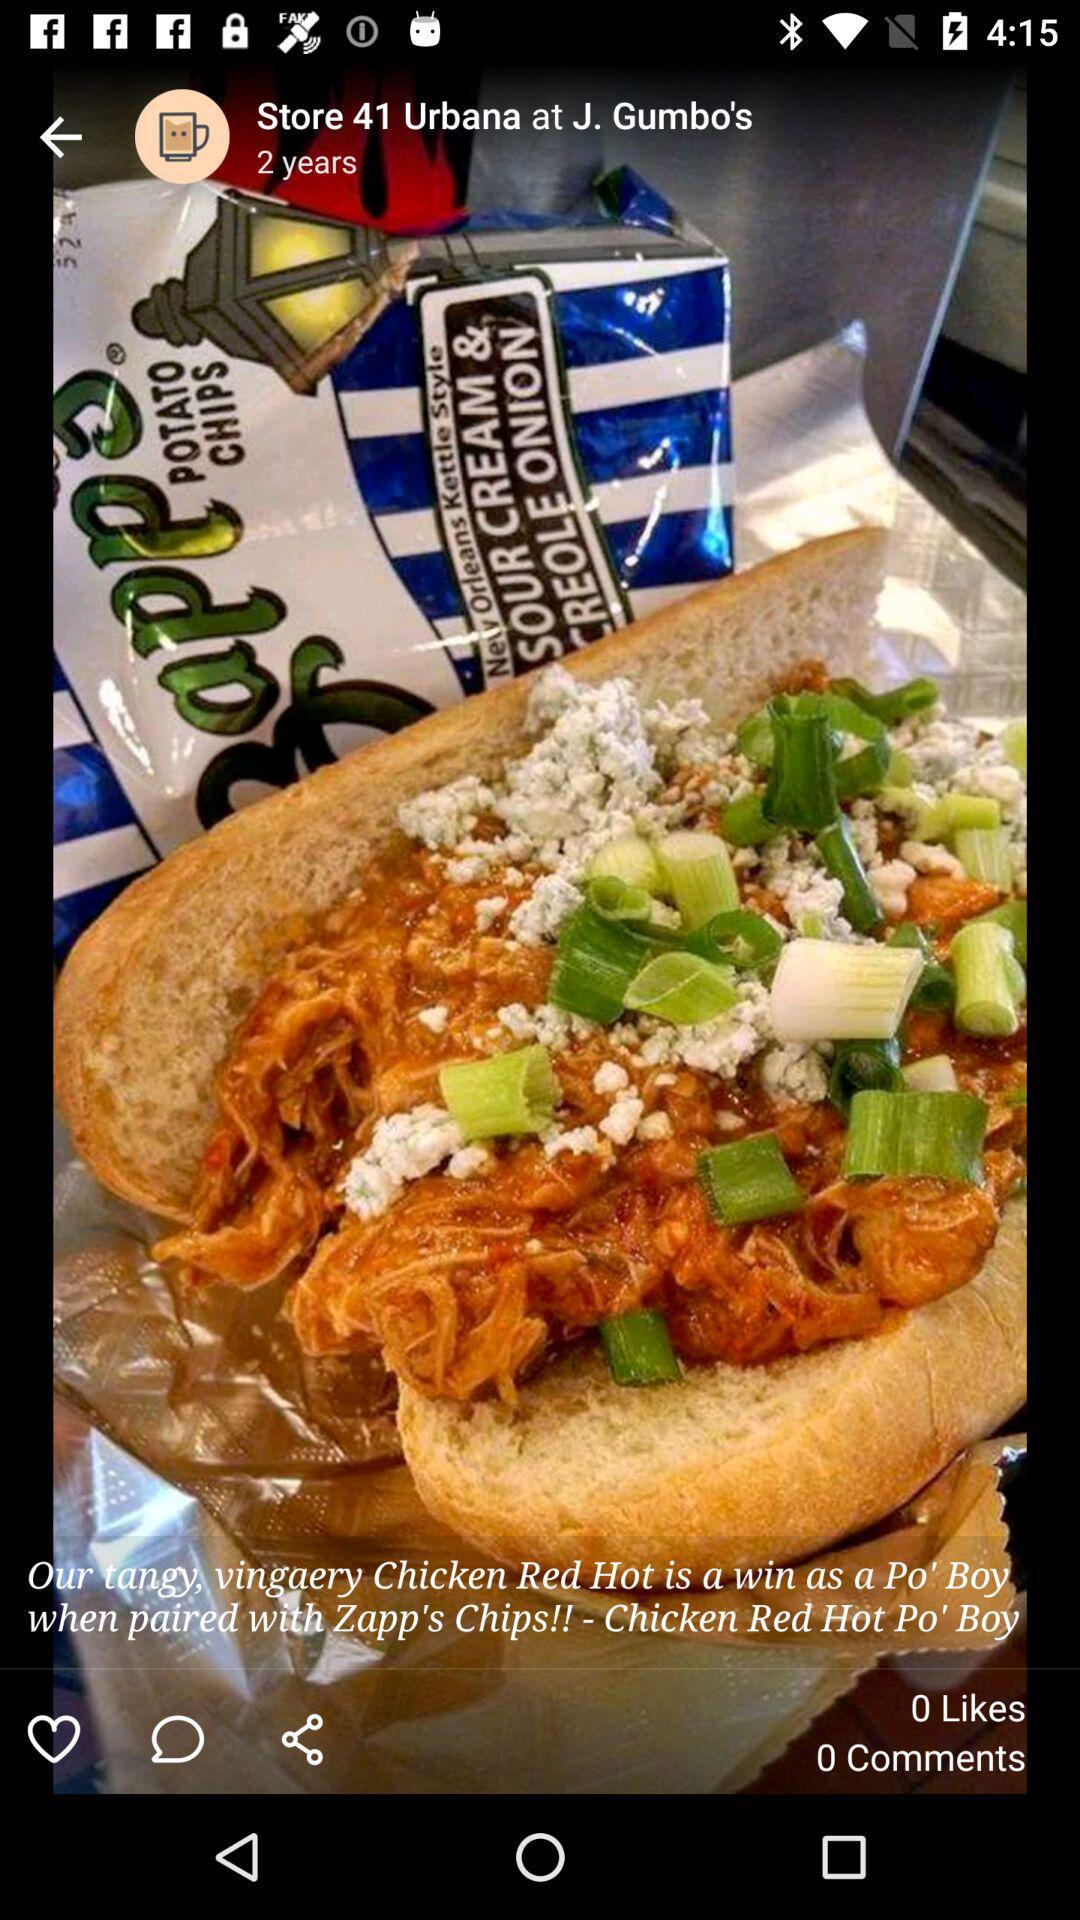  What do you see at coordinates (182, 135) in the screenshot?
I see `icon next to the store 41 urbana item` at bounding box center [182, 135].